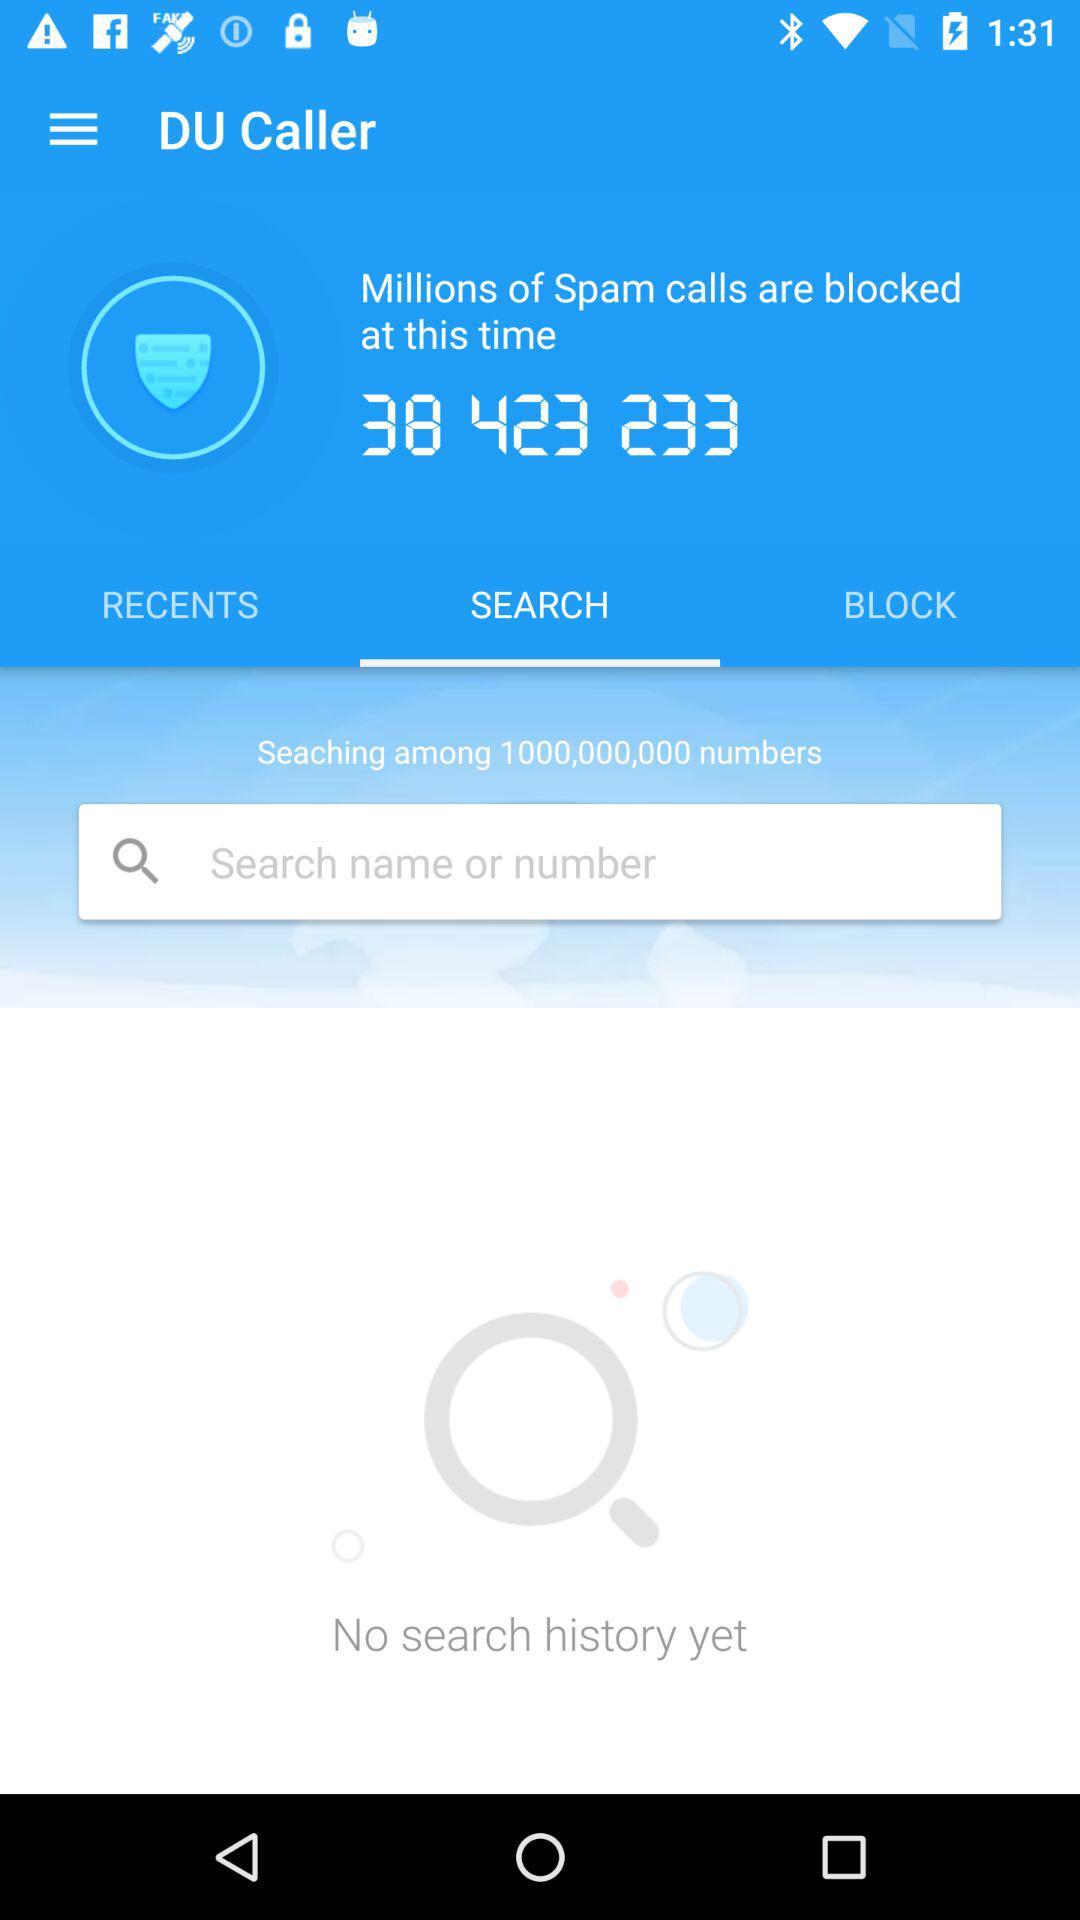 The height and width of the screenshot is (1920, 1080). I want to click on item next to the search item, so click(898, 602).